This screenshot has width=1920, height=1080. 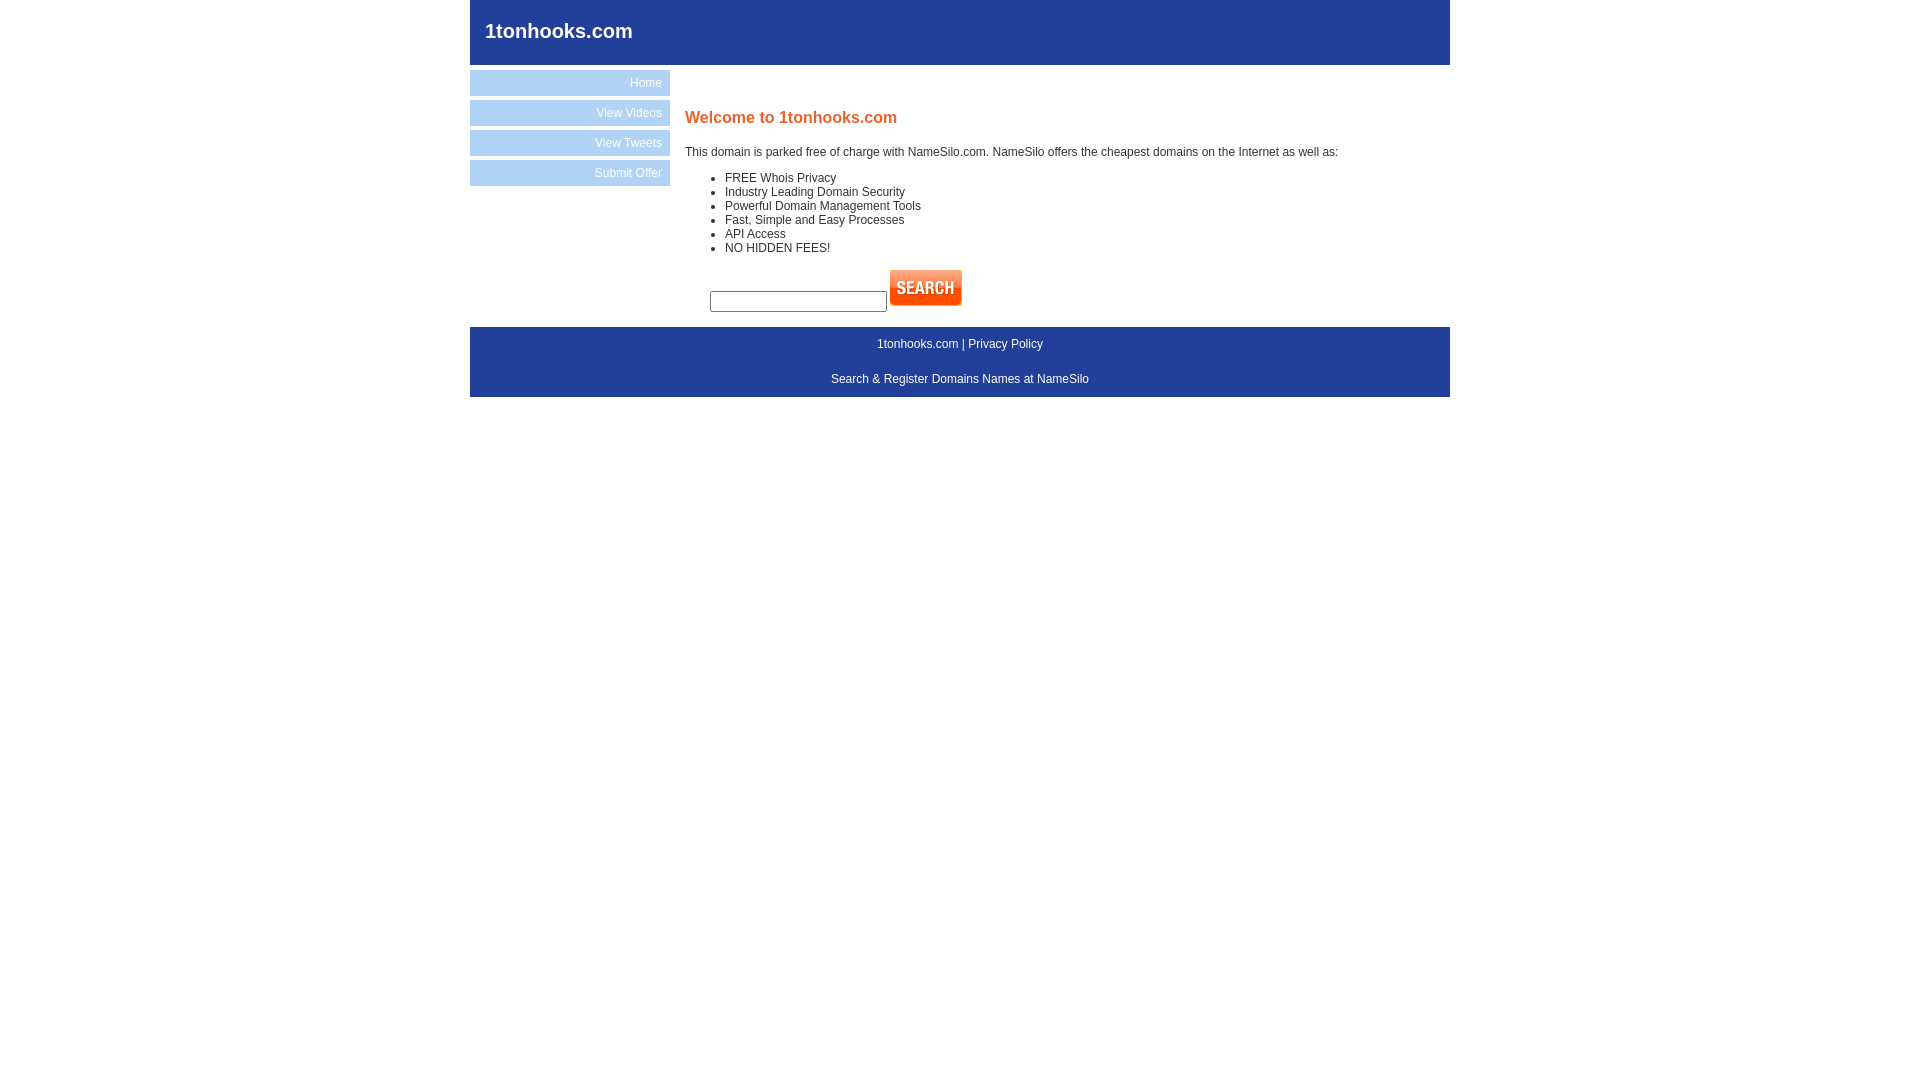 I want to click on 'Search & Register Domains Names at NameSilo', so click(x=960, y=378).